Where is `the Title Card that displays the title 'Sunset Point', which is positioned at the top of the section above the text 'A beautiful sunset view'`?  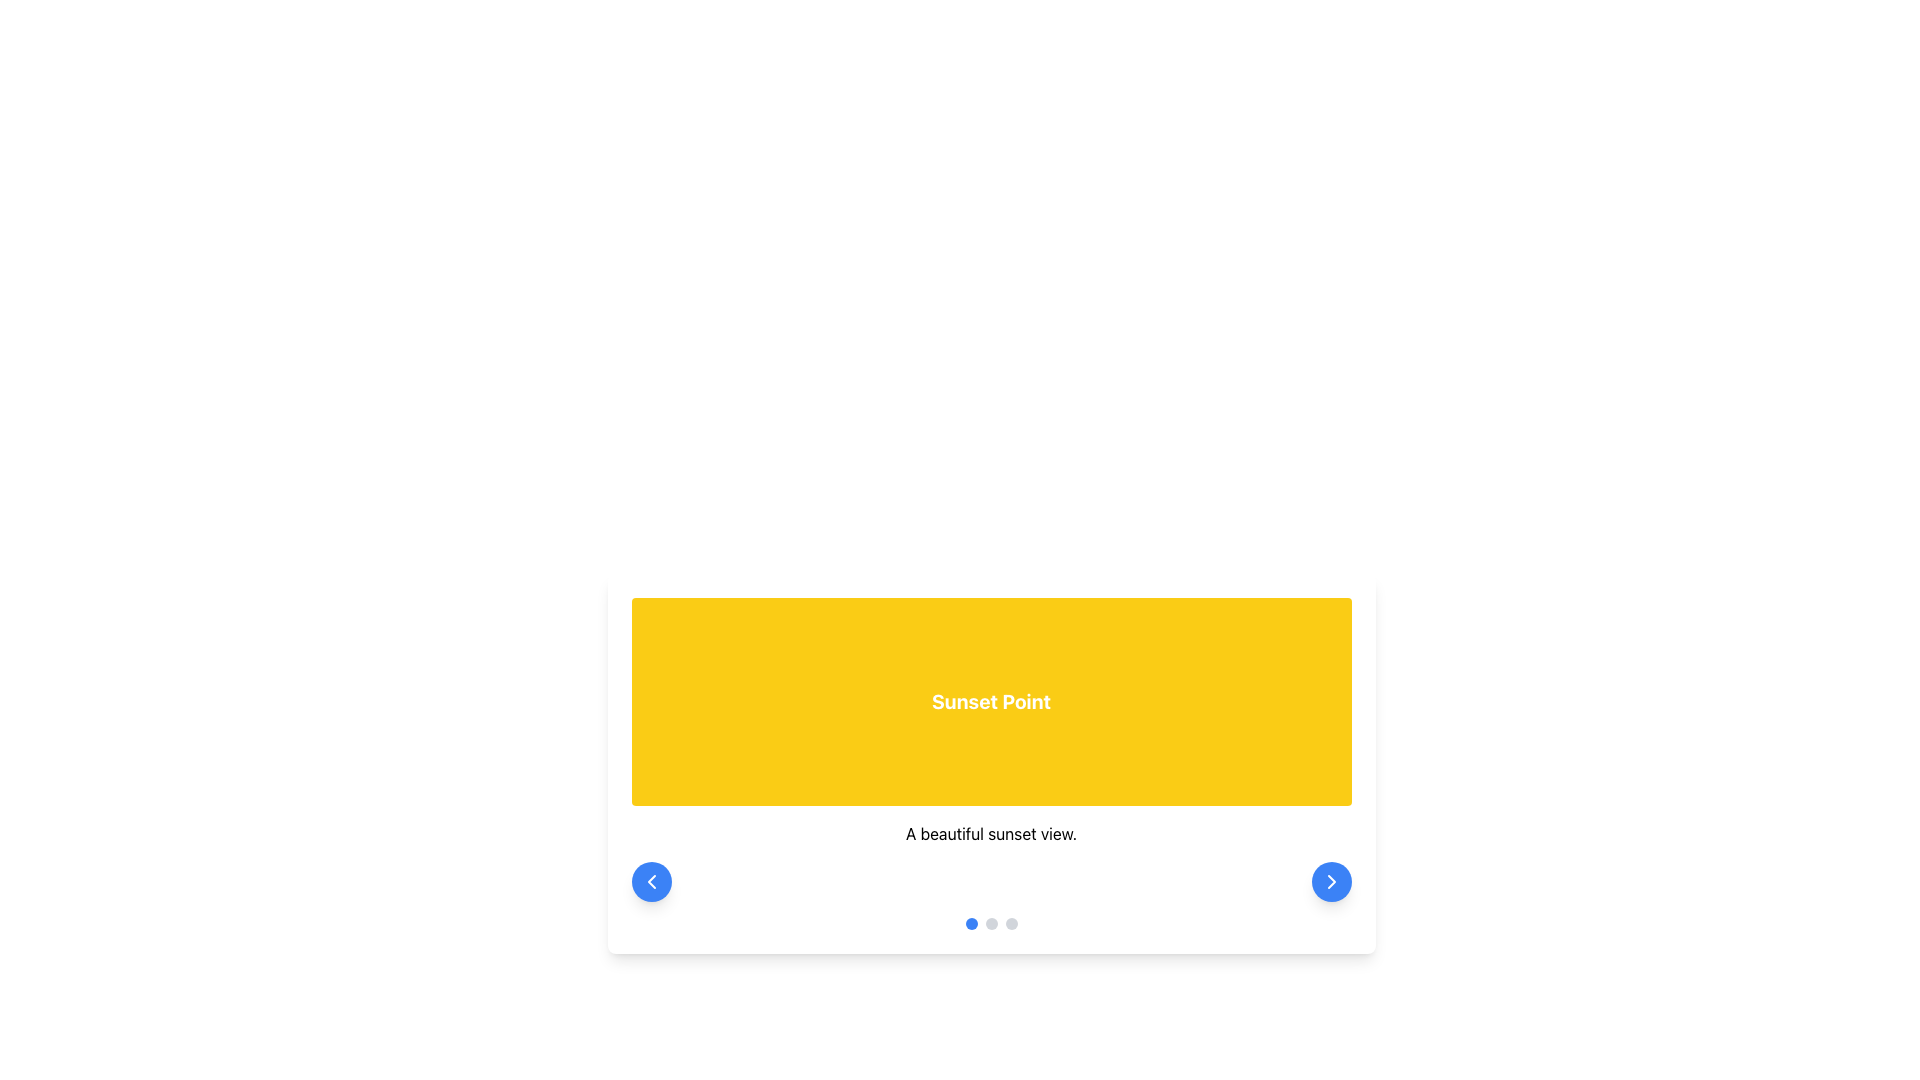 the Title Card that displays the title 'Sunset Point', which is positioned at the top of the section above the text 'A beautiful sunset view' is located at coordinates (991, 701).